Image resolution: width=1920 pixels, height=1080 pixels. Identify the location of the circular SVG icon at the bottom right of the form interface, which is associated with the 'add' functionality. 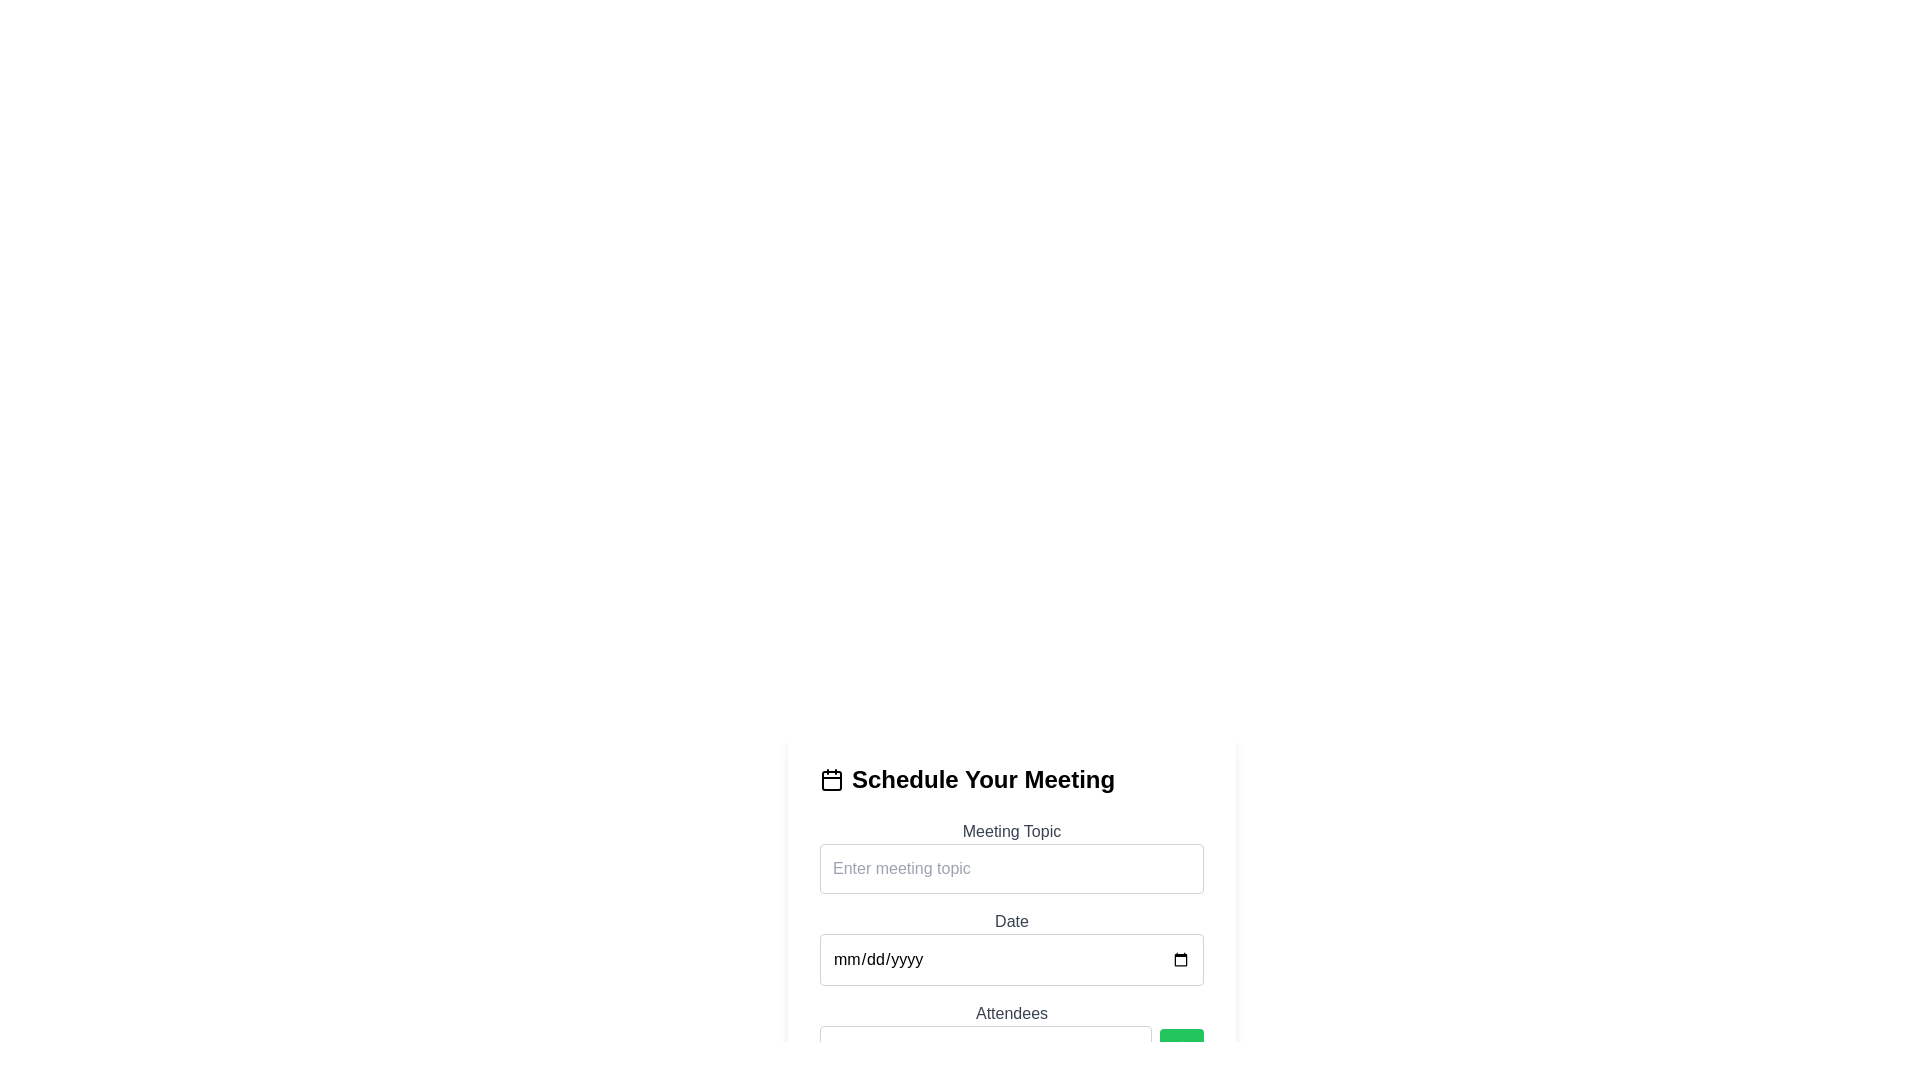
(1181, 1049).